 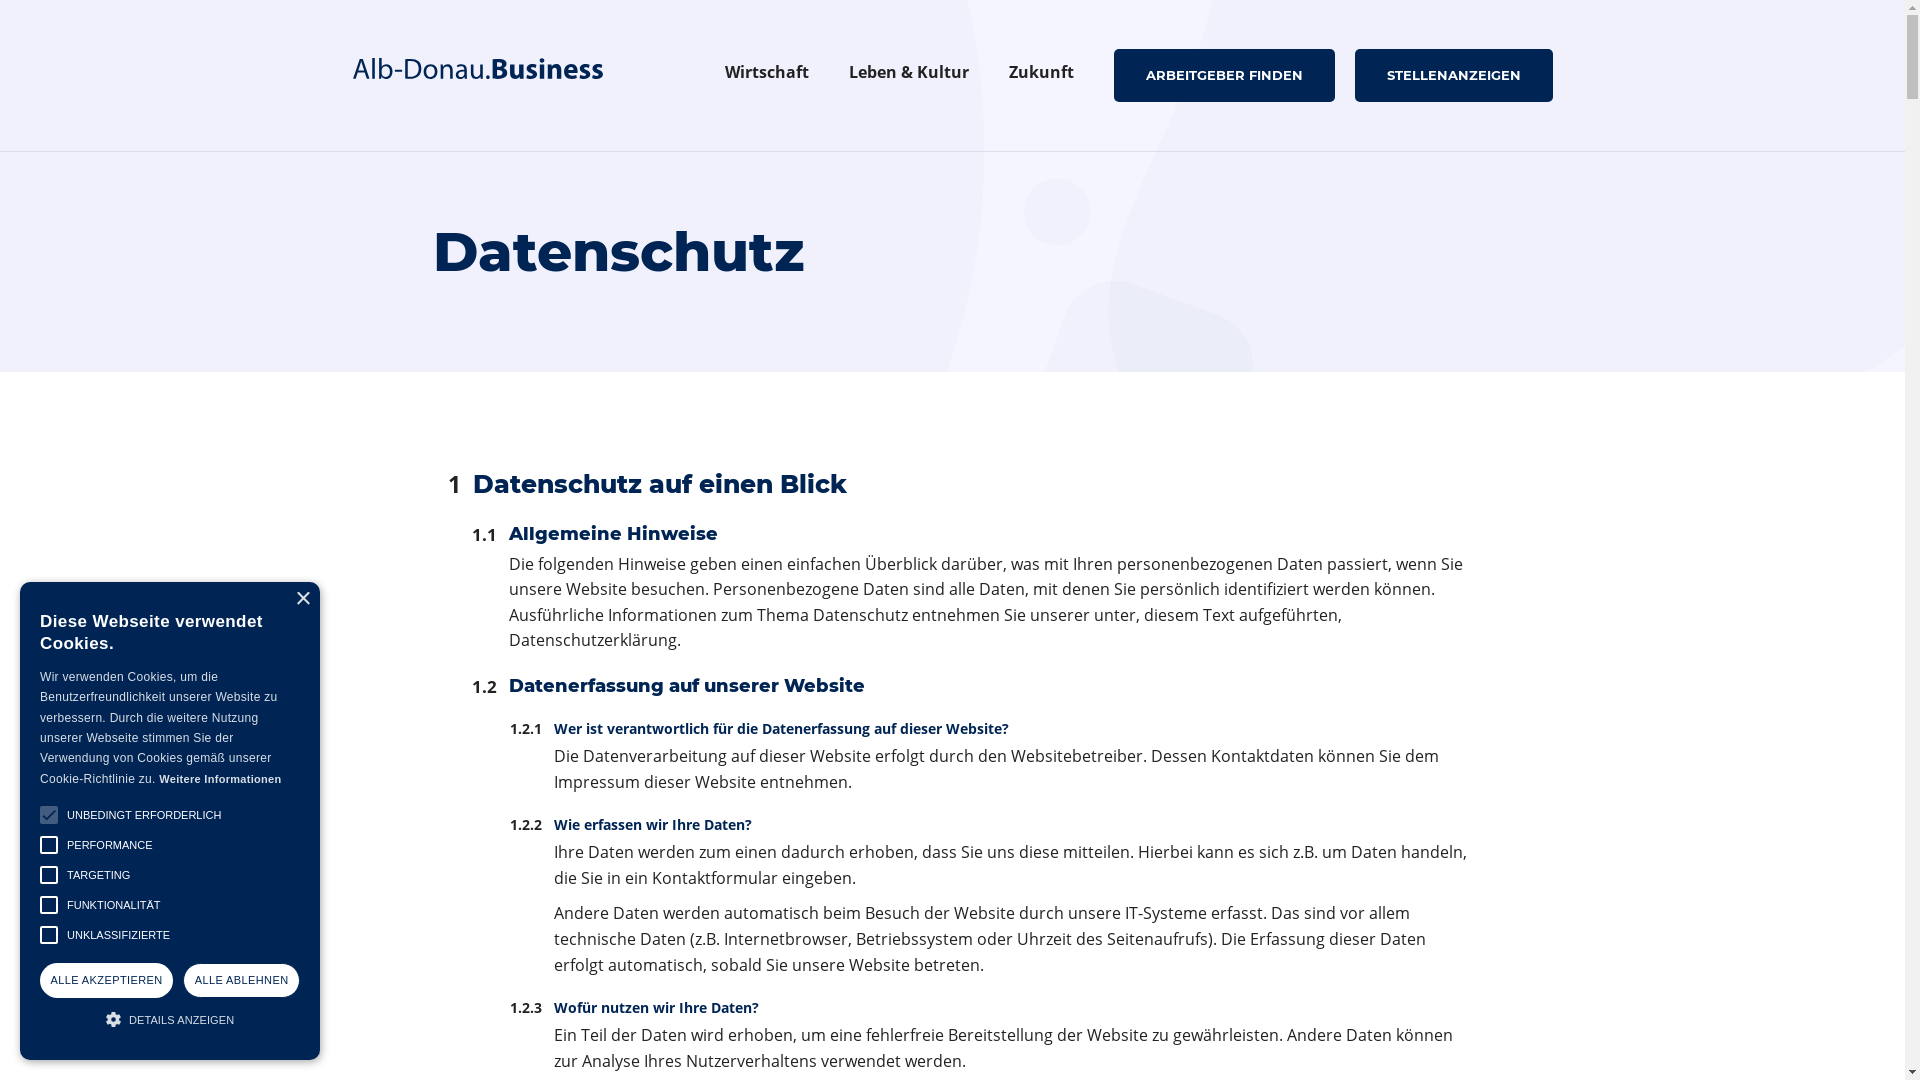 I want to click on 'STELLENANZEIGEN', so click(x=1453, y=73).